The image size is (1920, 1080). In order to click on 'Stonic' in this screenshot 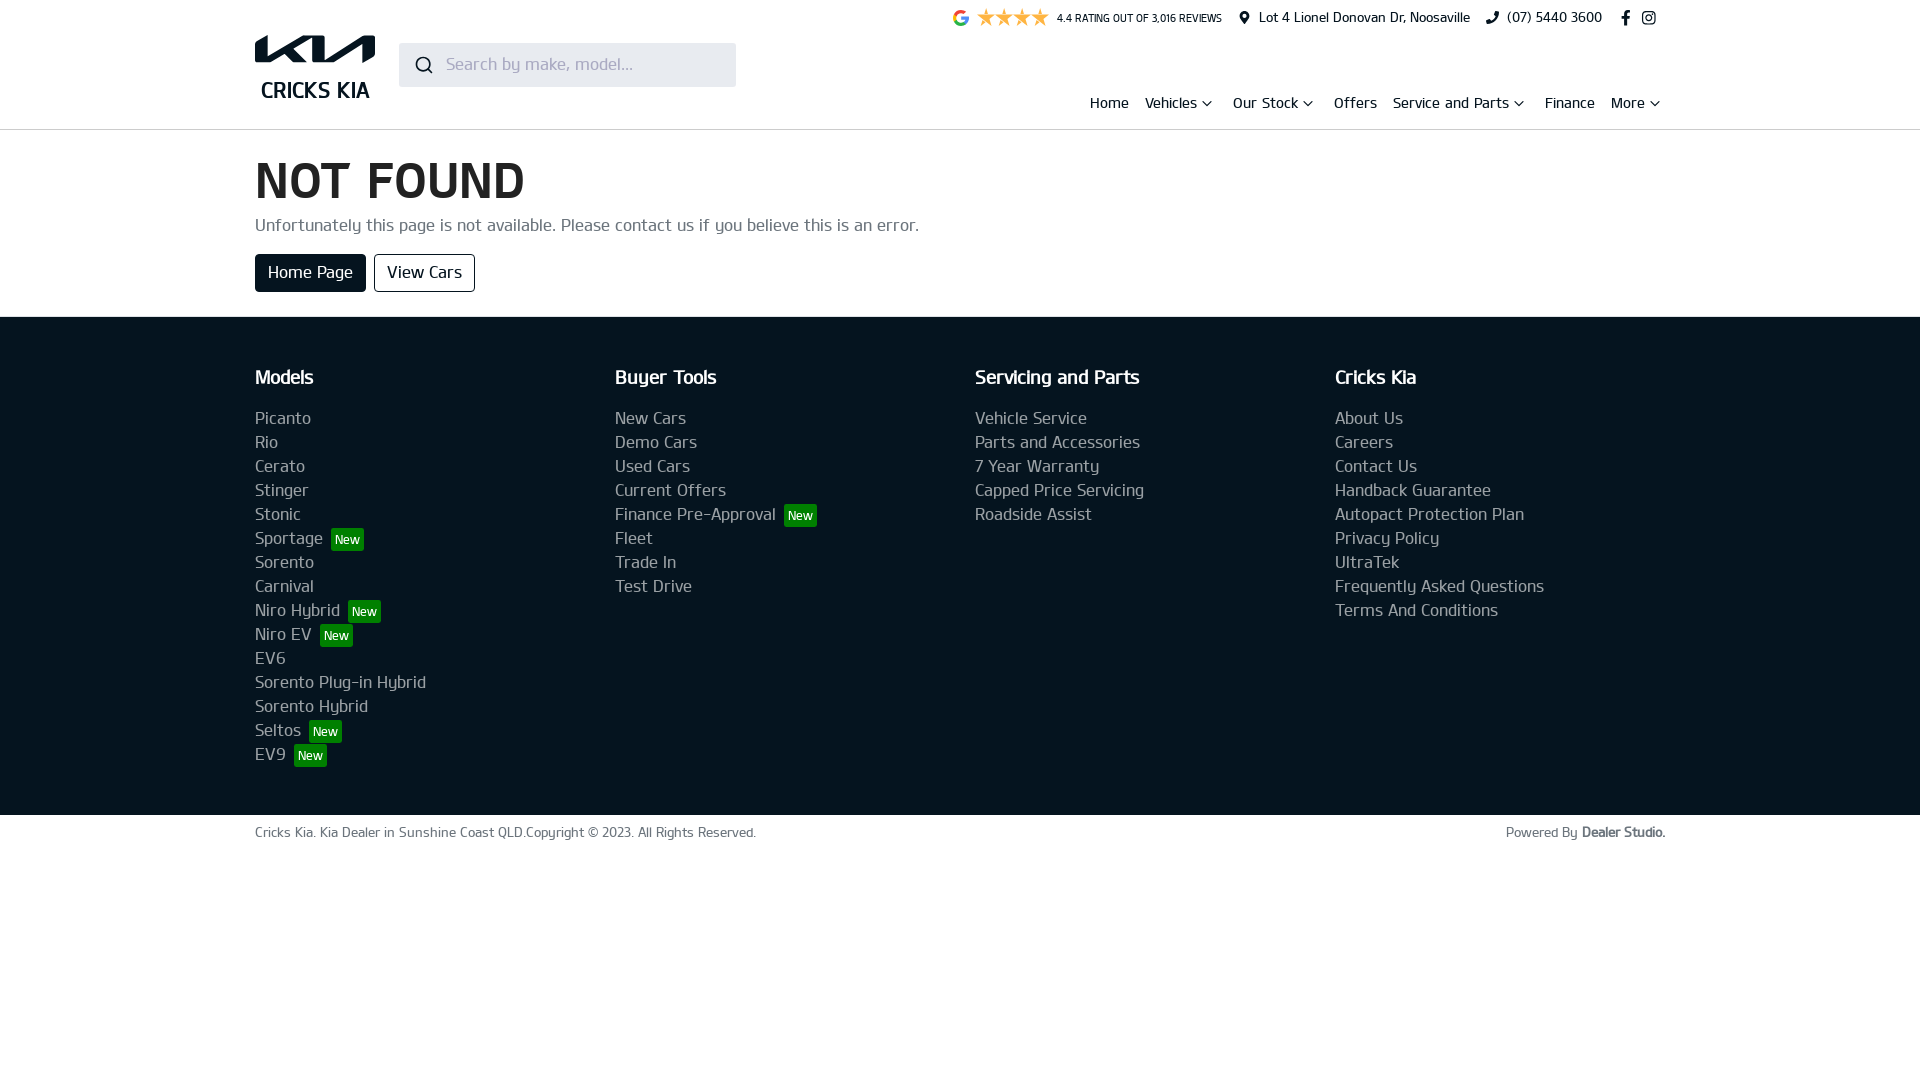, I will do `click(253, 513)`.